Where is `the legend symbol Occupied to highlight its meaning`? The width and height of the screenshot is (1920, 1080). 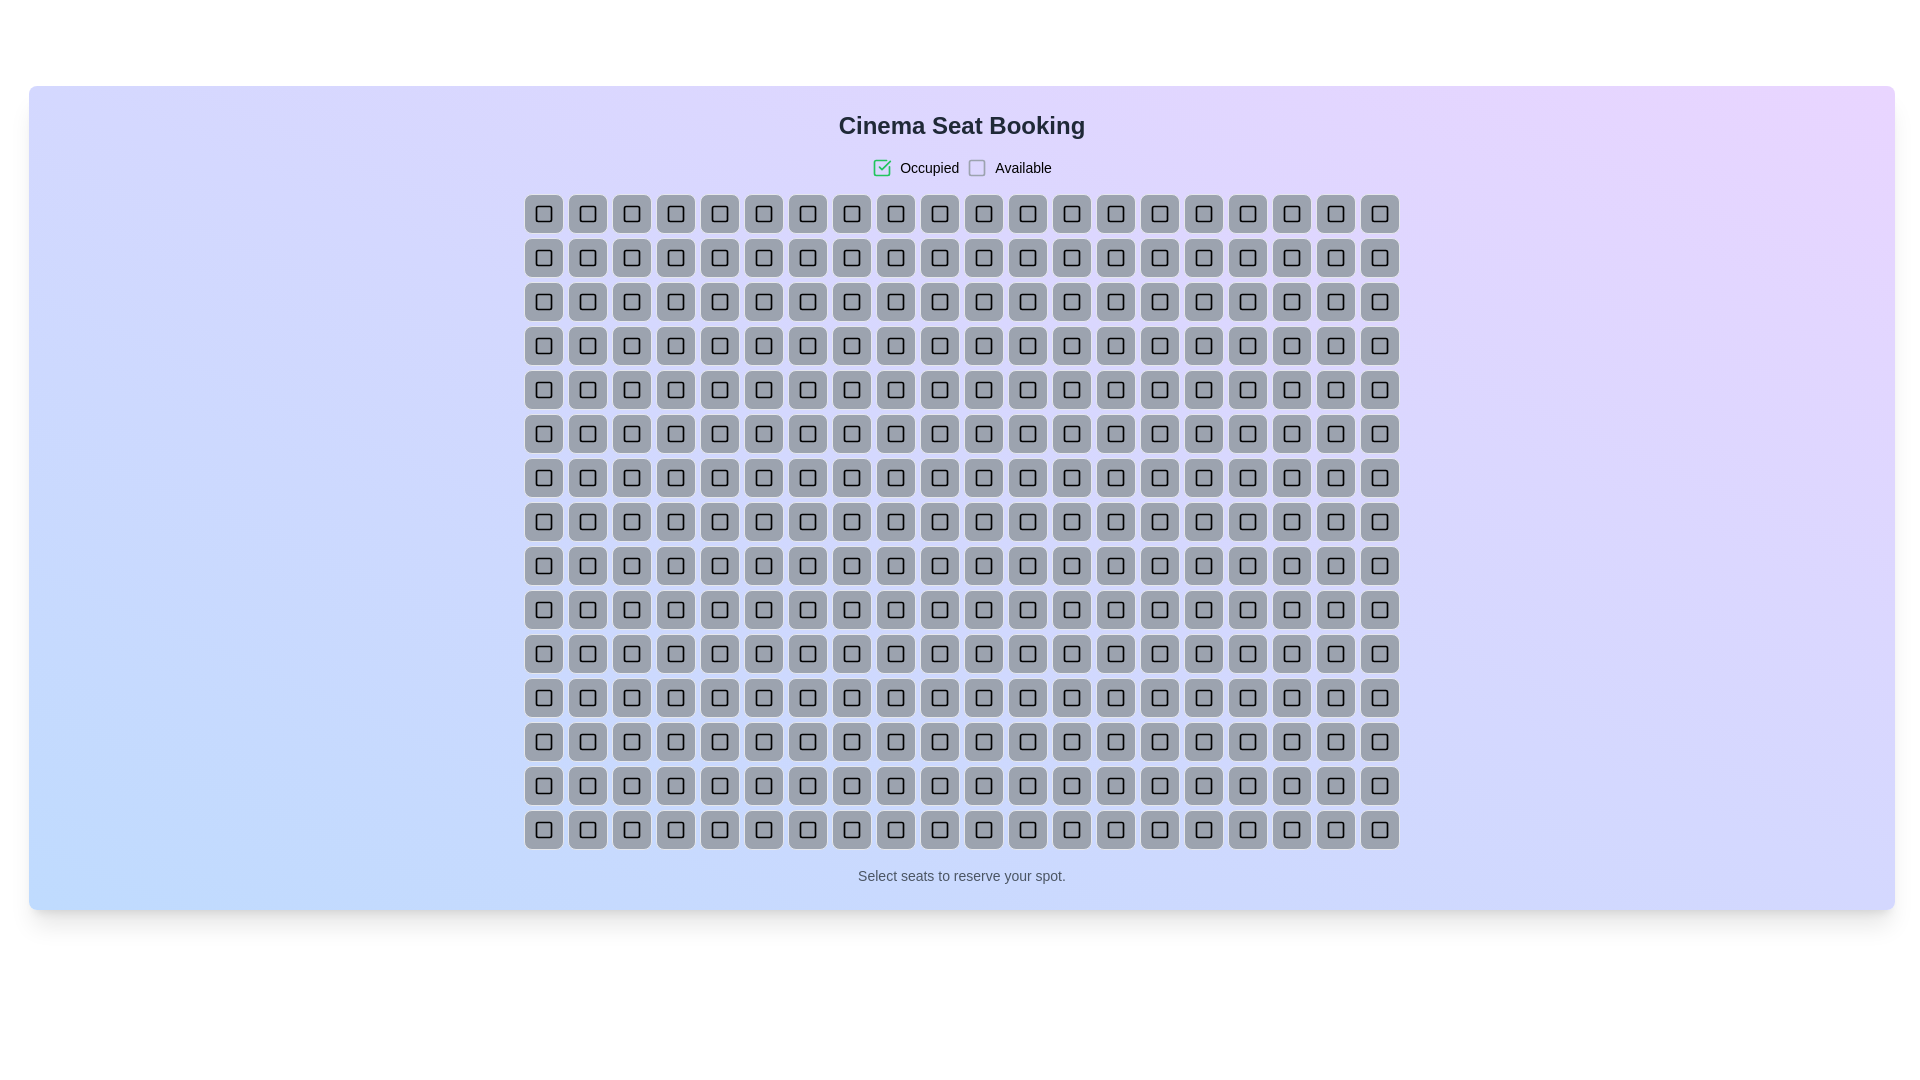
the legend symbol Occupied to highlight its meaning is located at coordinates (881, 167).